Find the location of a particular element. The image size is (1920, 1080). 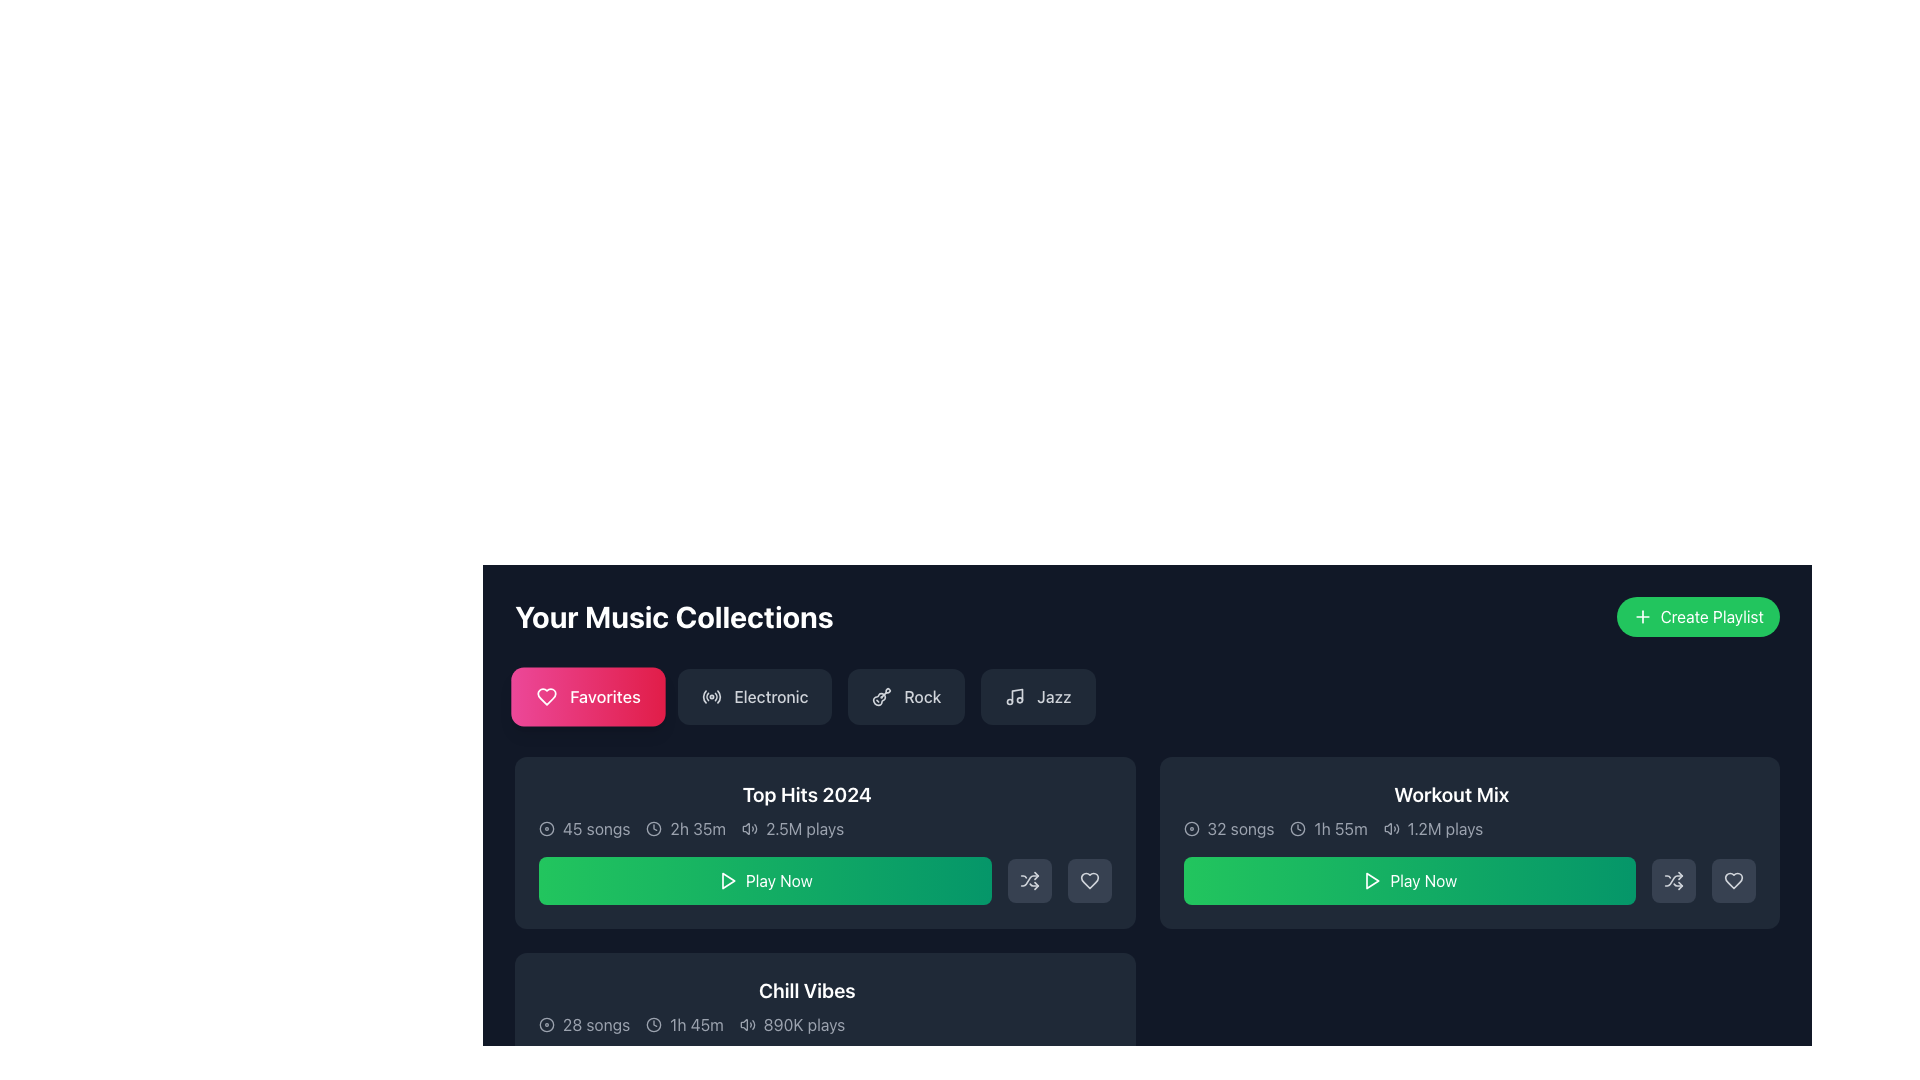

the 'shuffle' button located to the right of the 'Play Now' button is located at coordinates (1029, 879).